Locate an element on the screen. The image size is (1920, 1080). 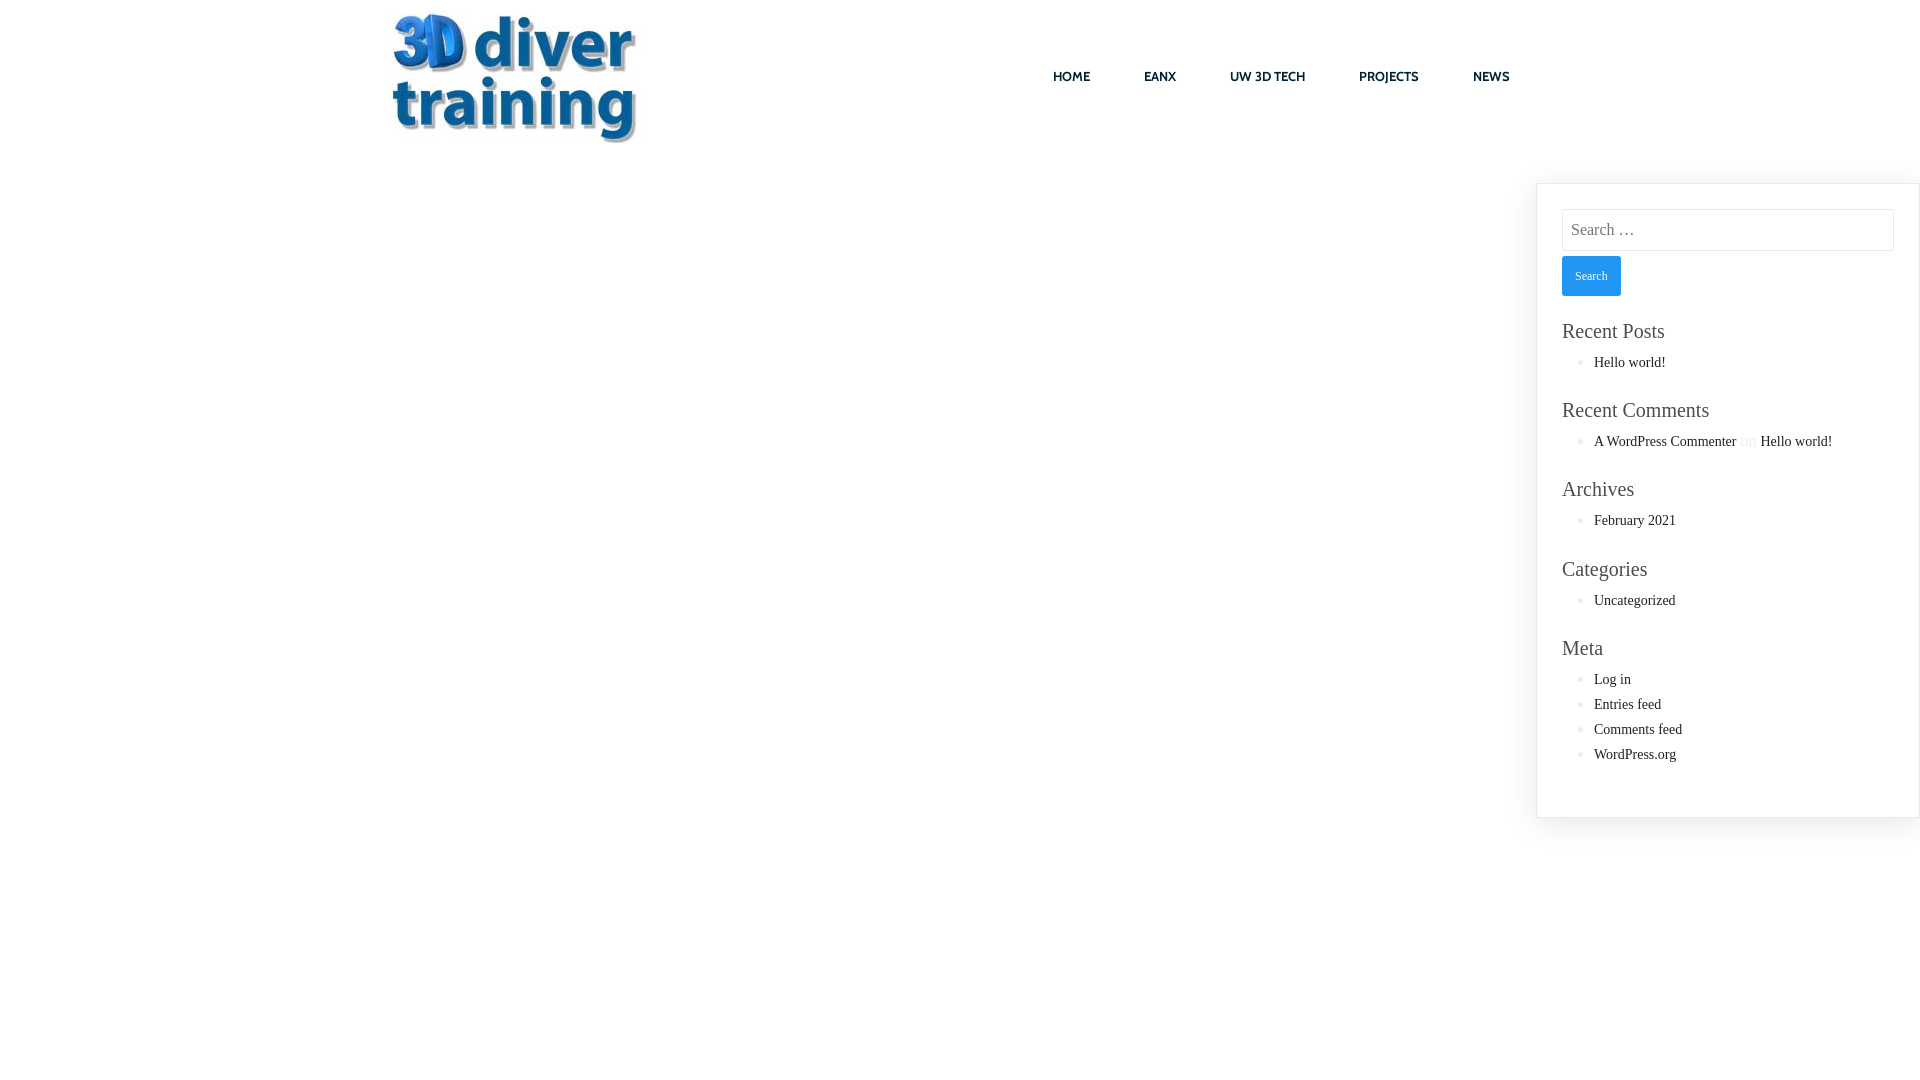
'Uncategorized' is located at coordinates (1635, 599).